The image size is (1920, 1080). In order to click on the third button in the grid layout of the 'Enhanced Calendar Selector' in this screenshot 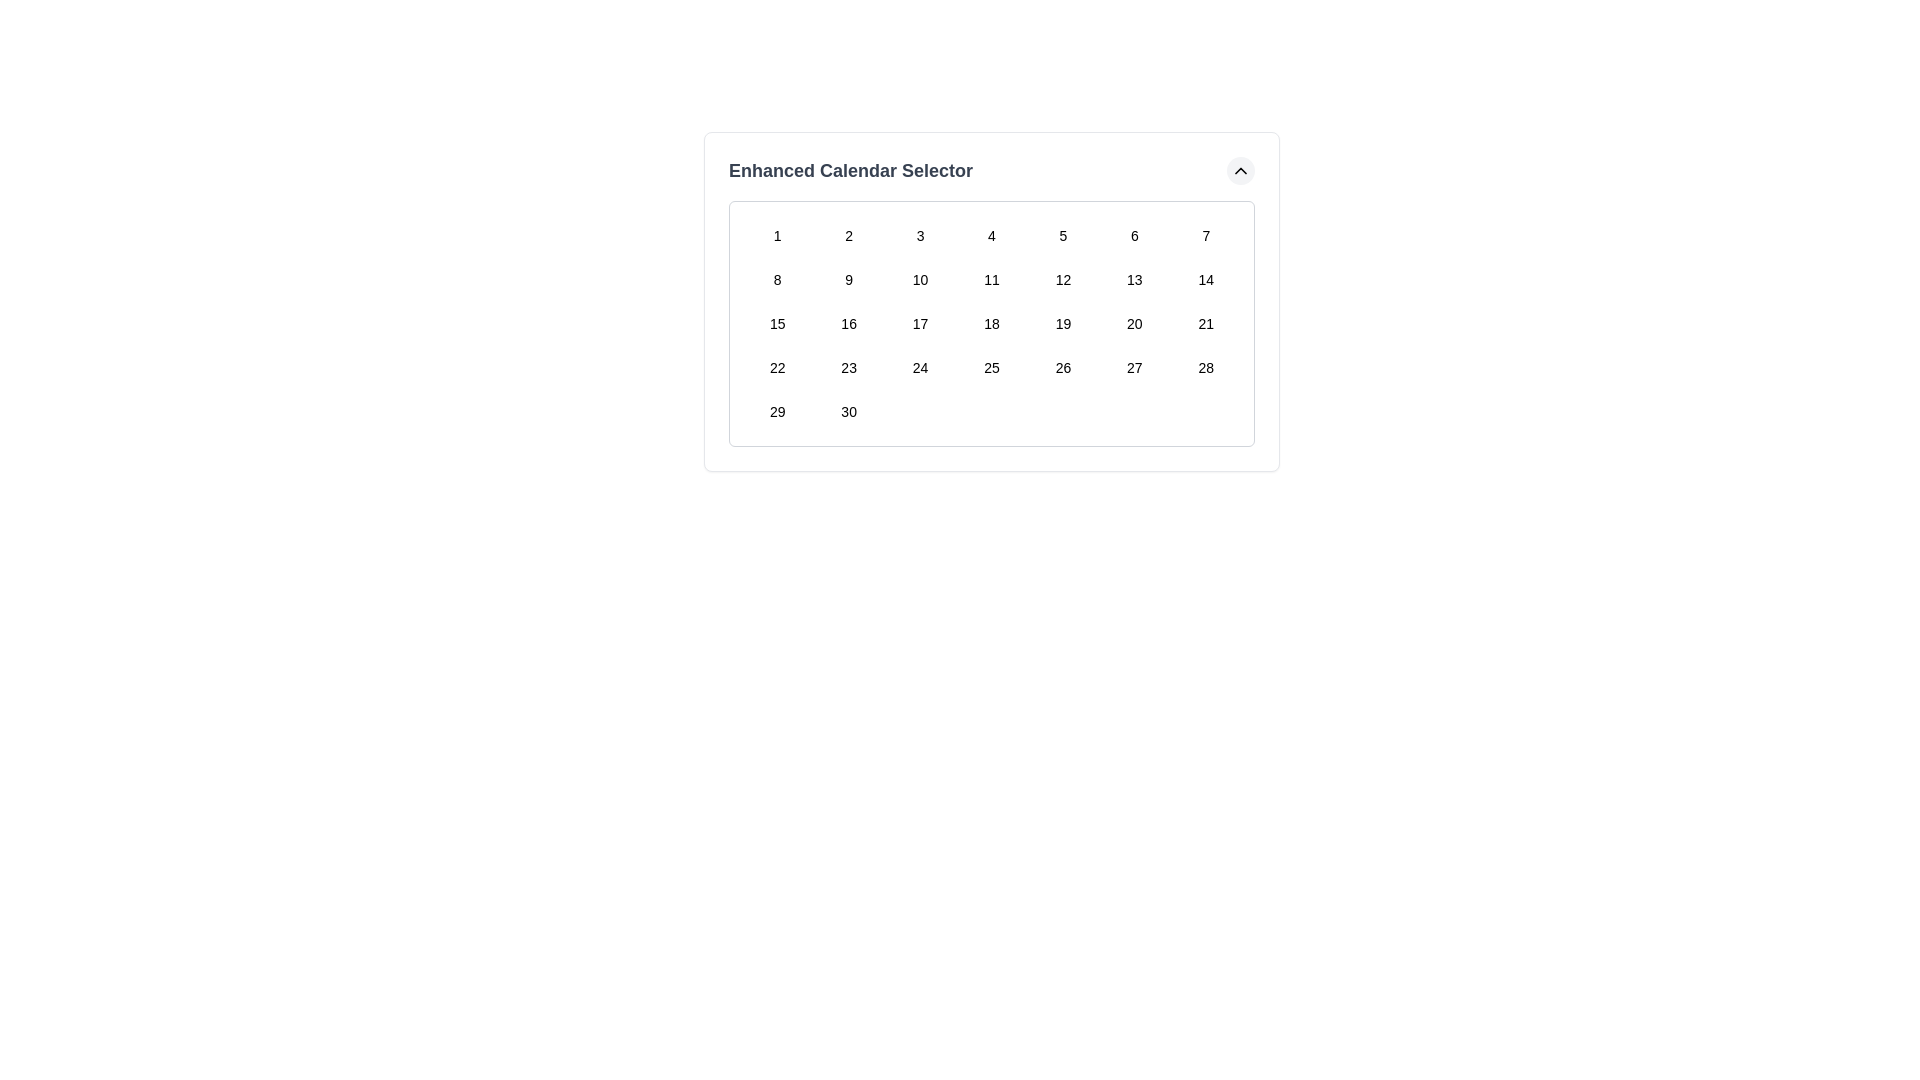, I will do `click(919, 234)`.